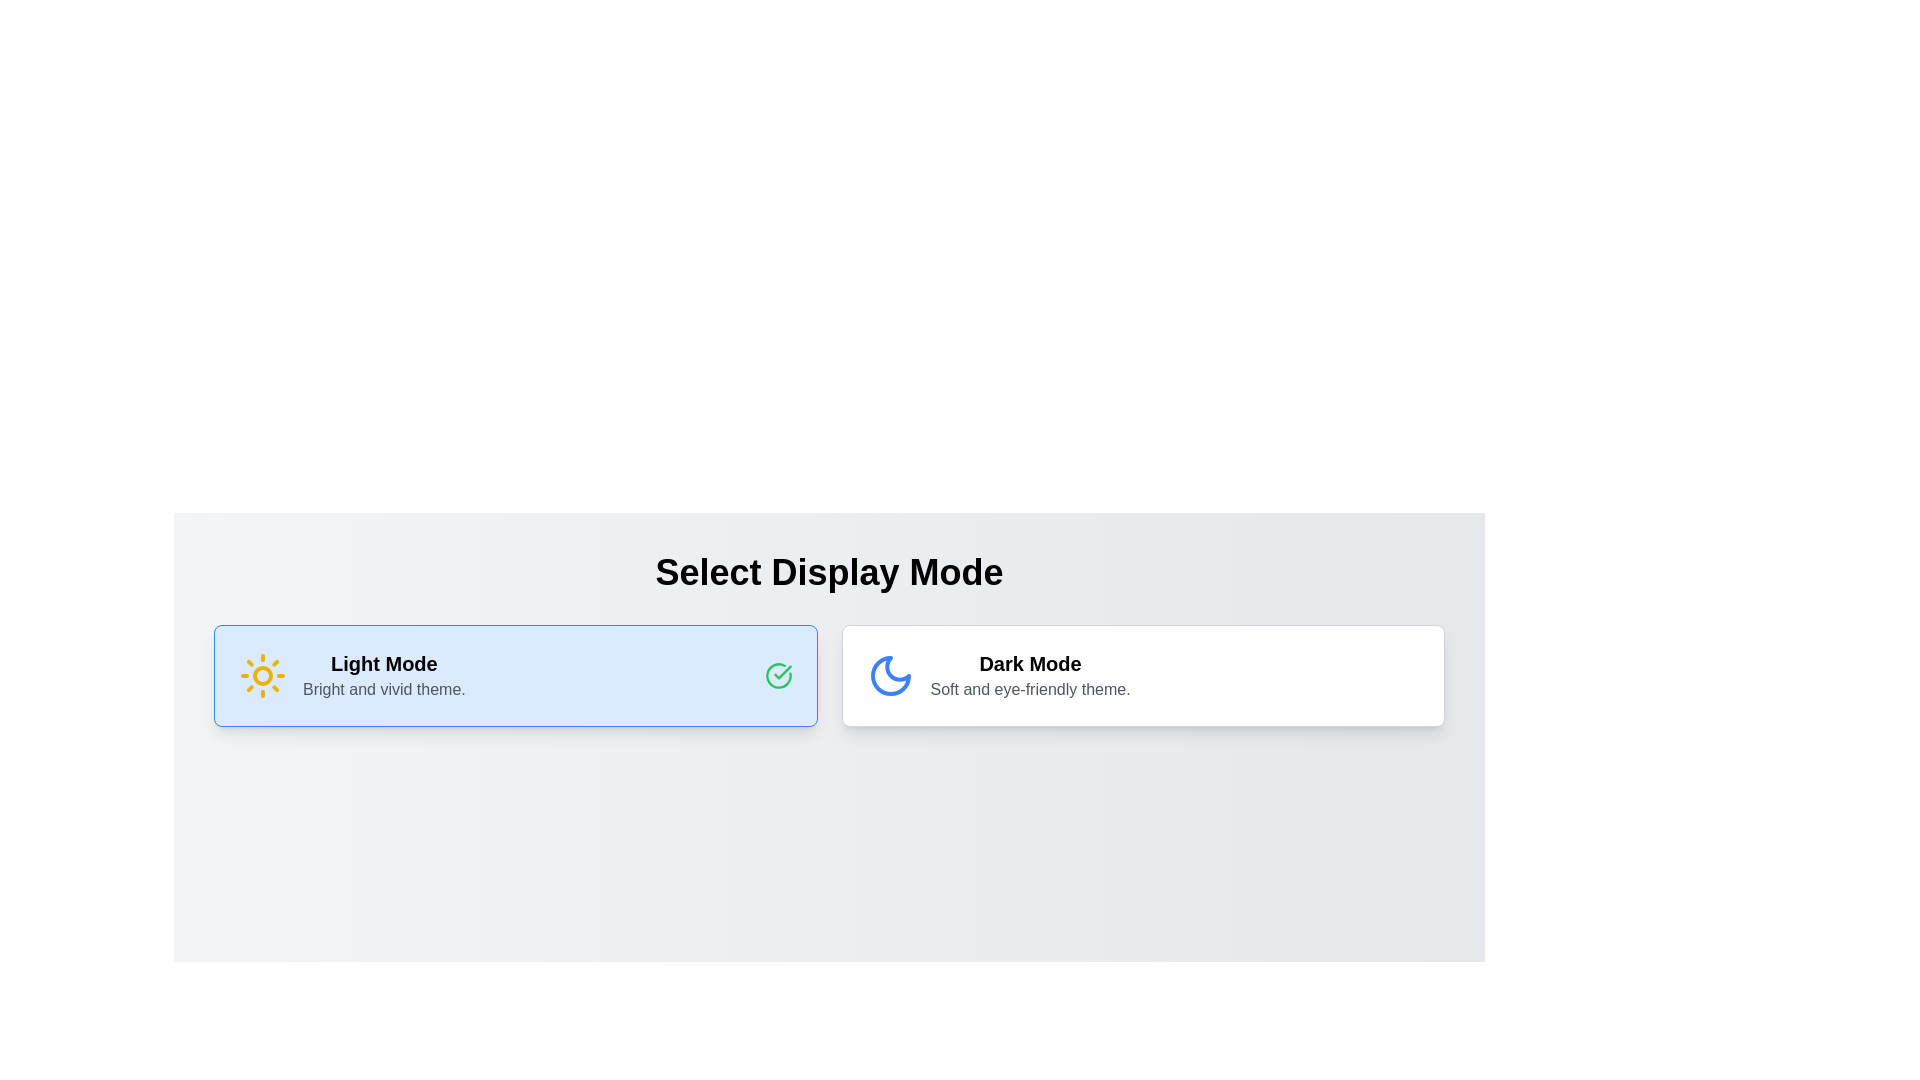 This screenshot has width=1920, height=1080. What do you see at coordinates (384, 689) in the screenshot?
I see `the static text that describes the 'Light Mode' option, which is positioned below the 'Light Mode' title in the left blue section of the 'Select Display Mode' layout` at bounding box center [384, 689].